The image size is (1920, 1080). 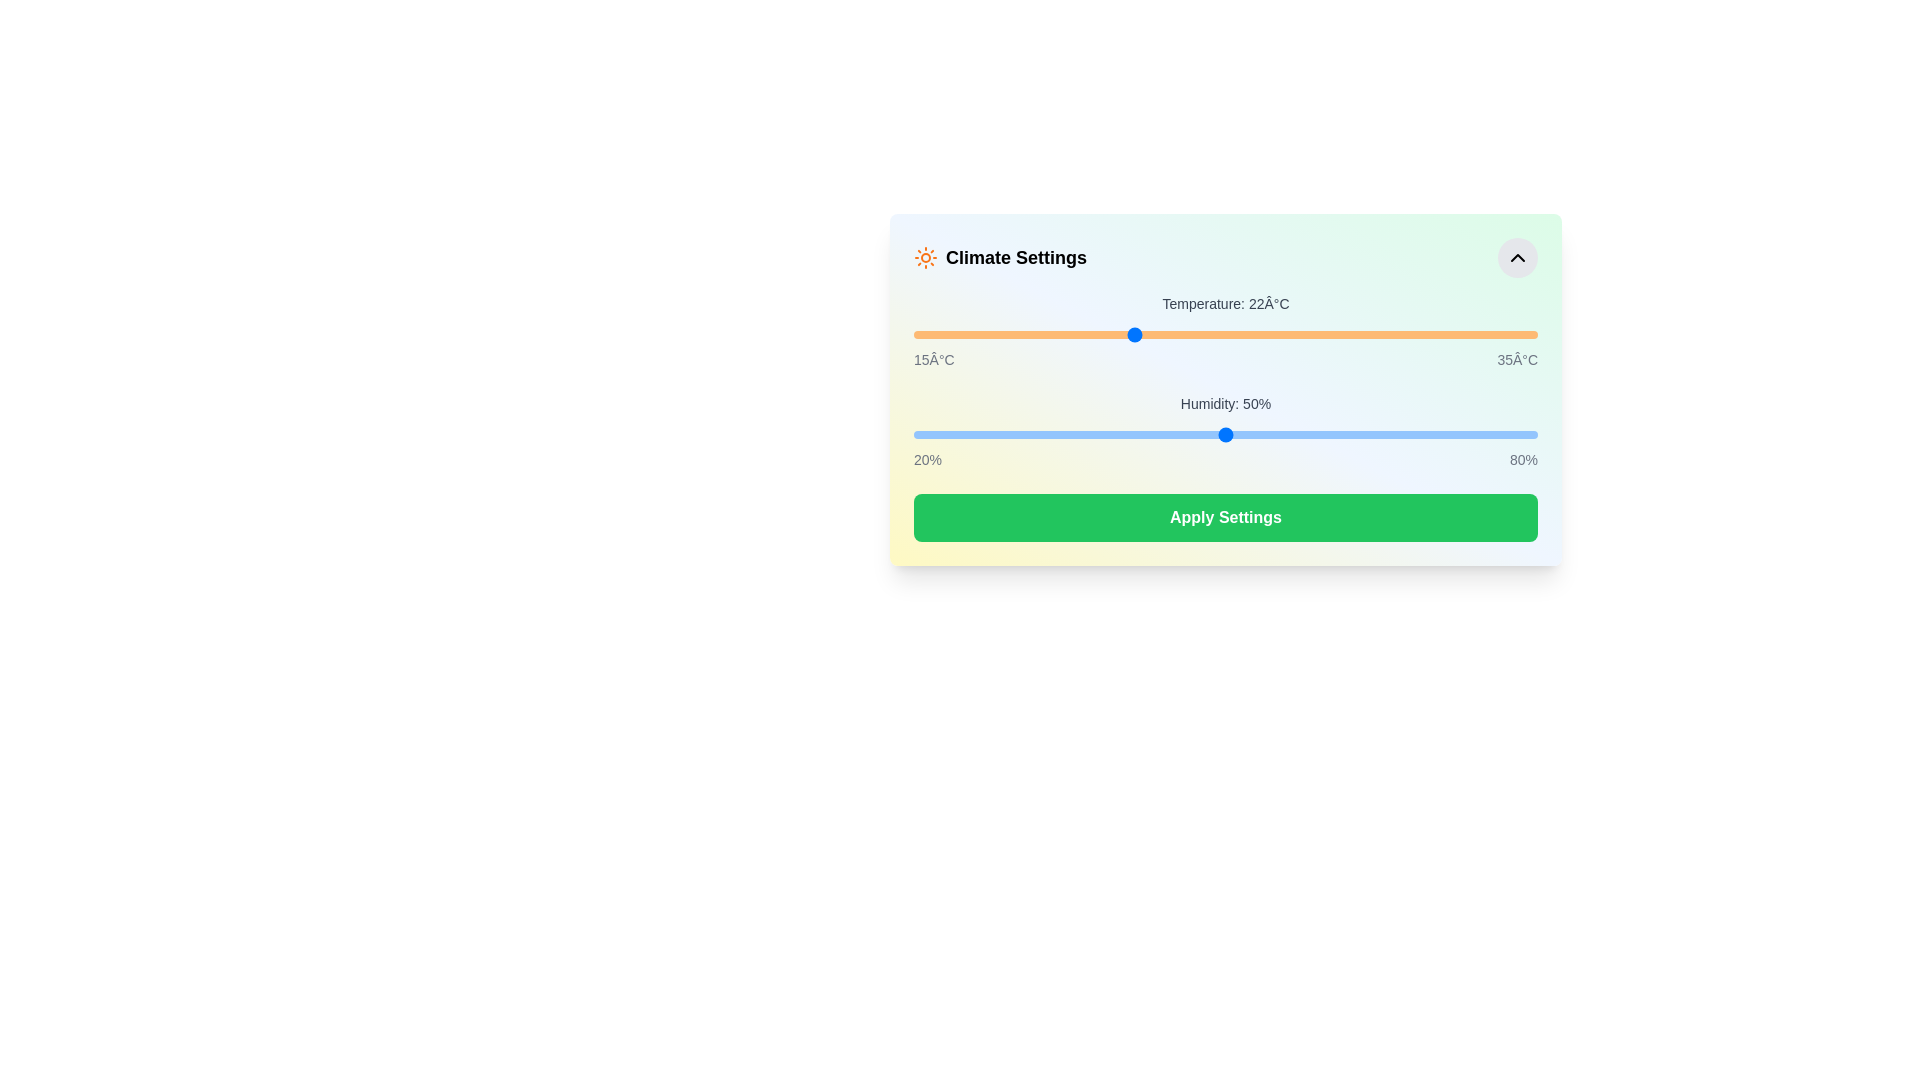 What do you see at coordinates (1224, 358) in the screenshot?
I see `the text label that indicates the minimum and maximum values of the temperature range slider, located directly beneath the orange slider bar labeled 'Temperature: 22°C'` at bounding box center [1224, 358].